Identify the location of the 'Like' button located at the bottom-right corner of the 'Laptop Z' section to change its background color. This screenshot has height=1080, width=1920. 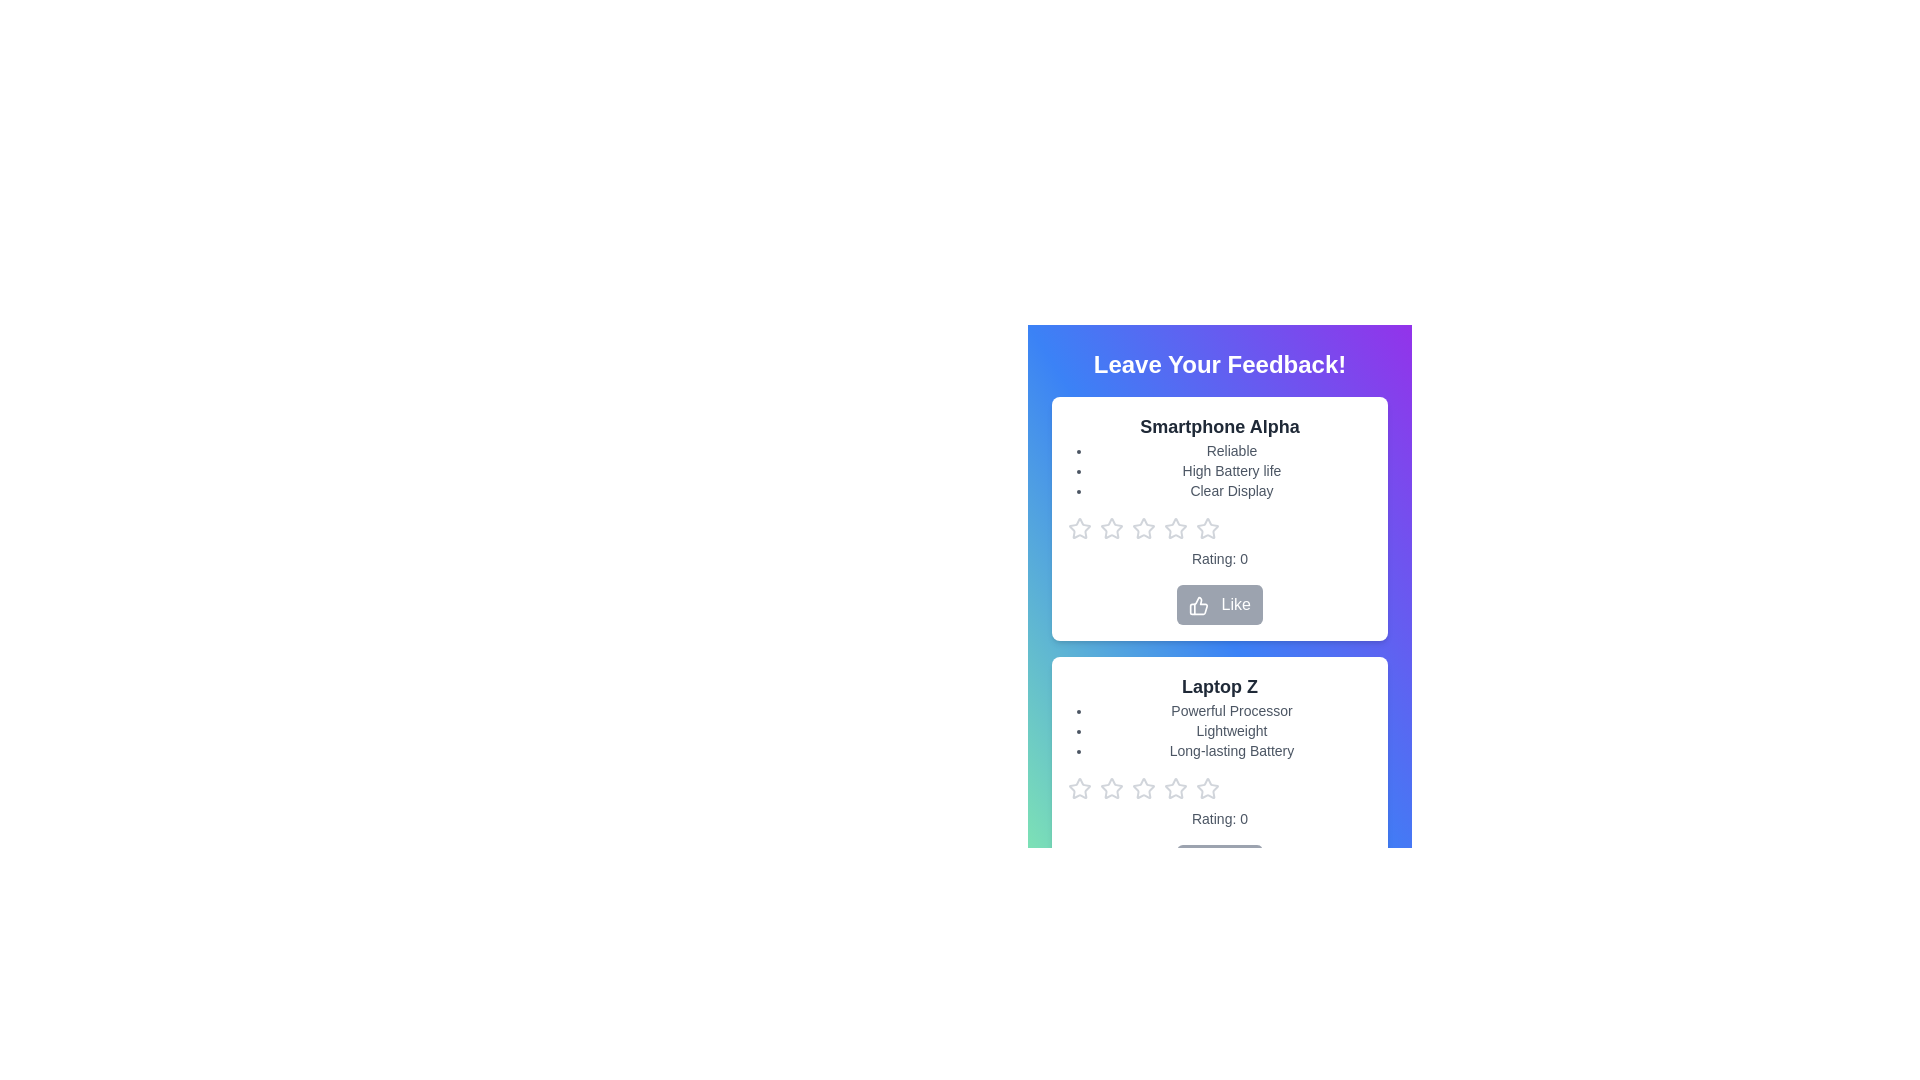
(1218, 863).